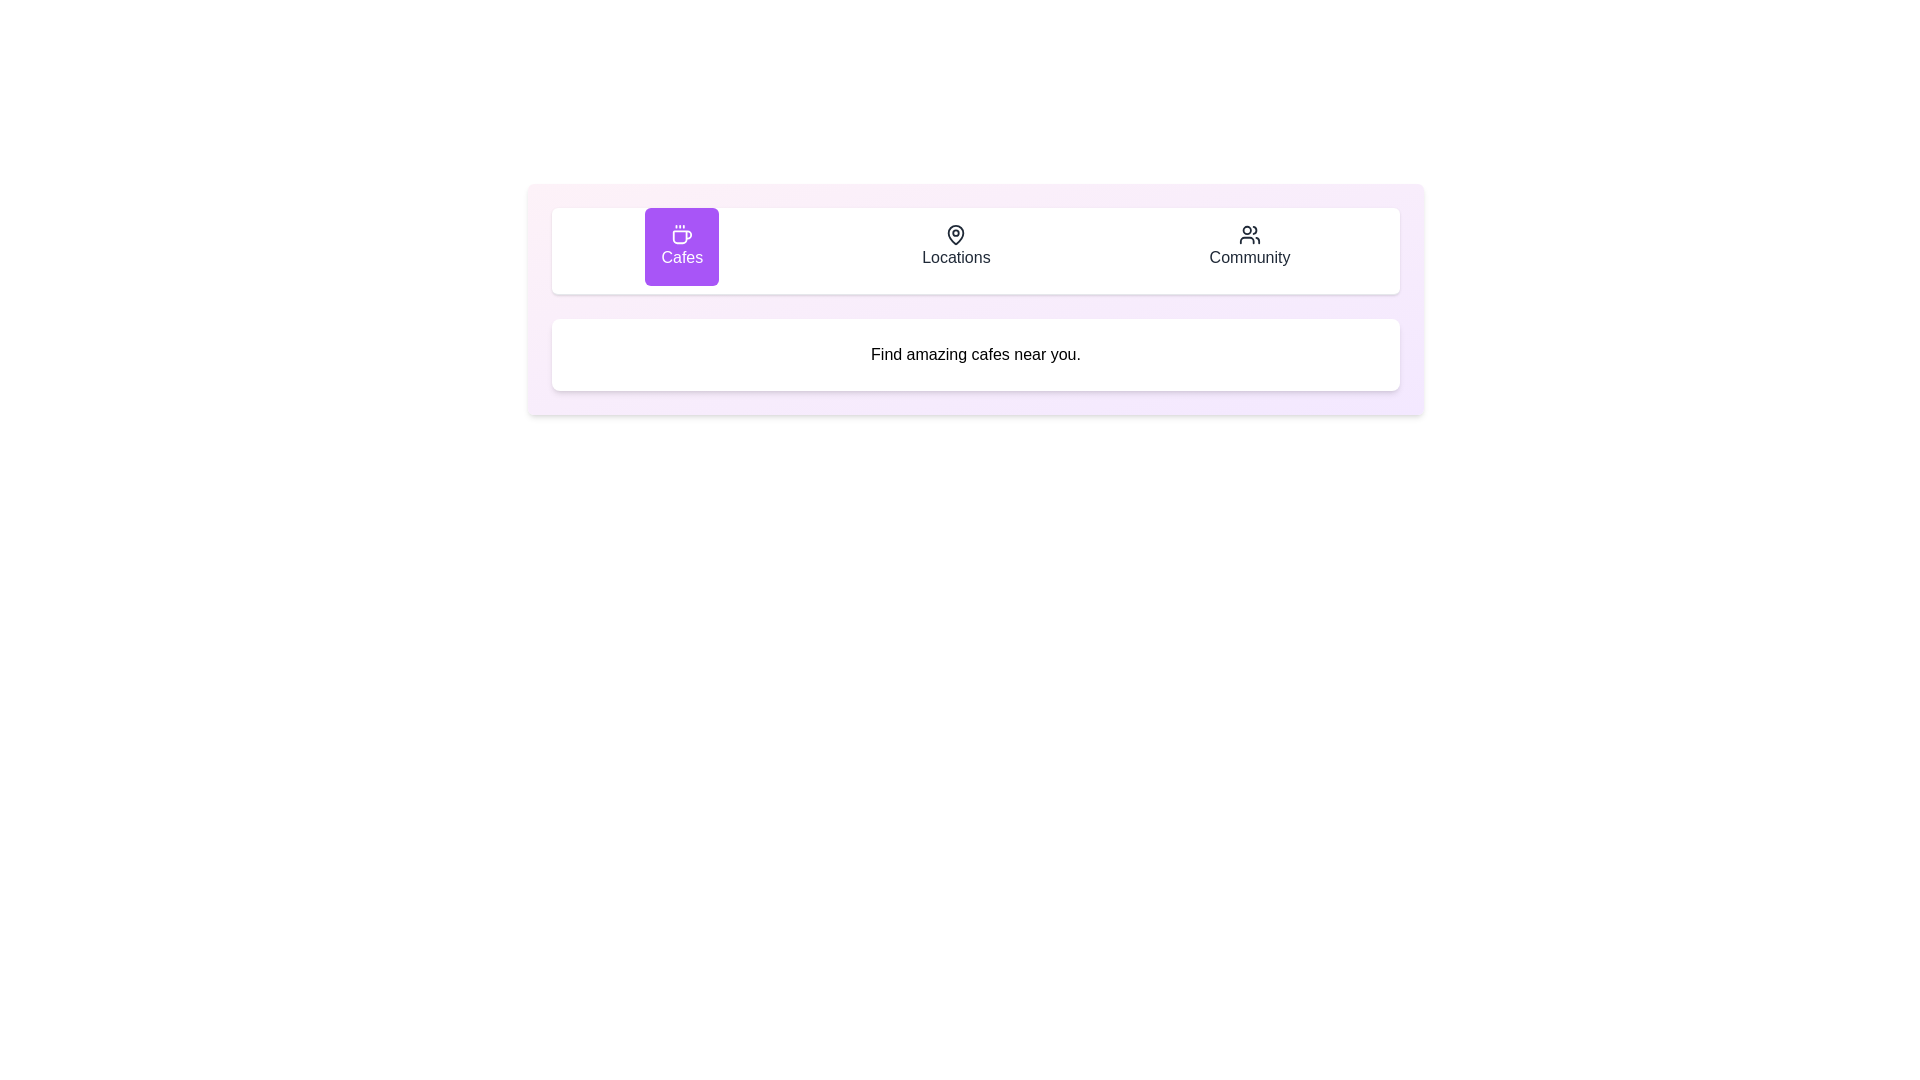 The height and width of the screenshot is (1080, 1920). What do you see at coordinates (975, 250) in the screenshot?
I see `the 'Locations' section in the navigation menu` at bounding box center [975, 250].